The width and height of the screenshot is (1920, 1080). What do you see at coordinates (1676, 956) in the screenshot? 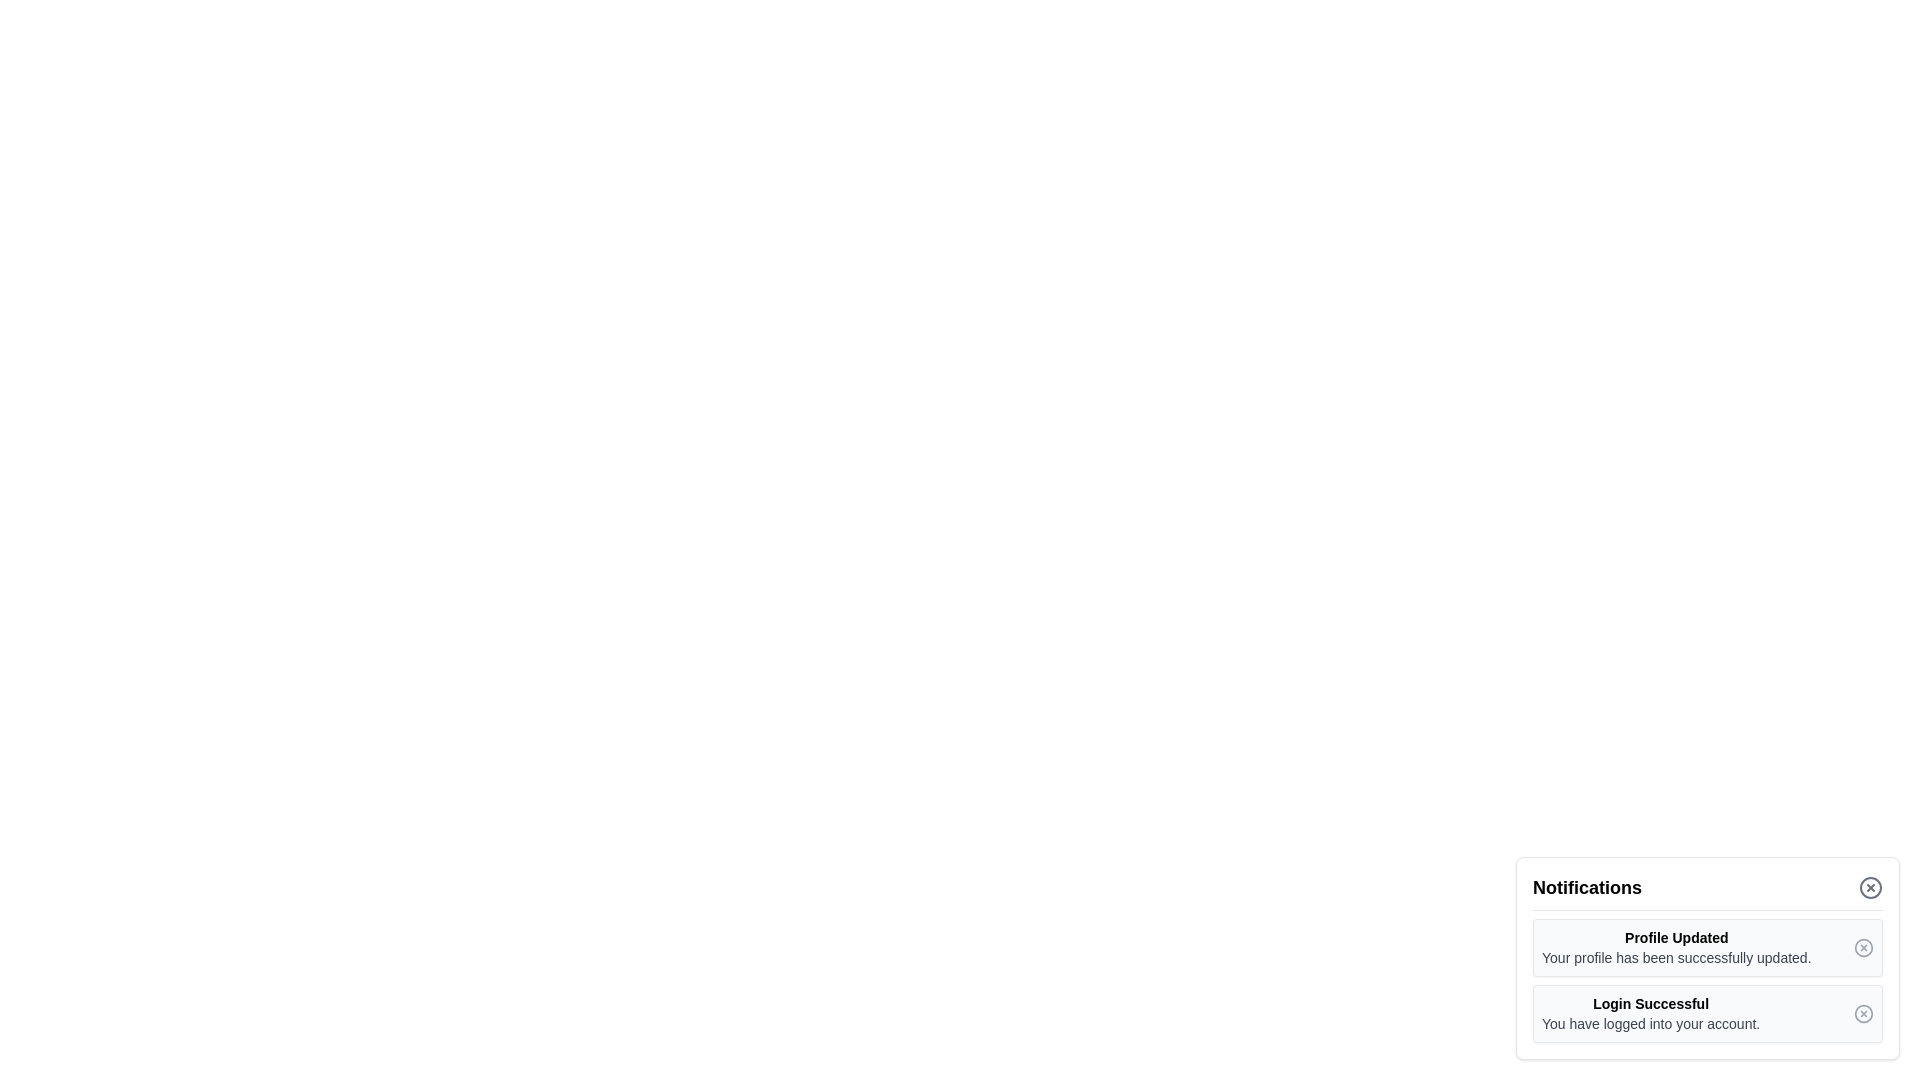
I see `the text label that displays the message 'Your profile has been successfully updated.' located in the notification box at the bottom-right corner of the interface` at bounding box center [1676, 956].